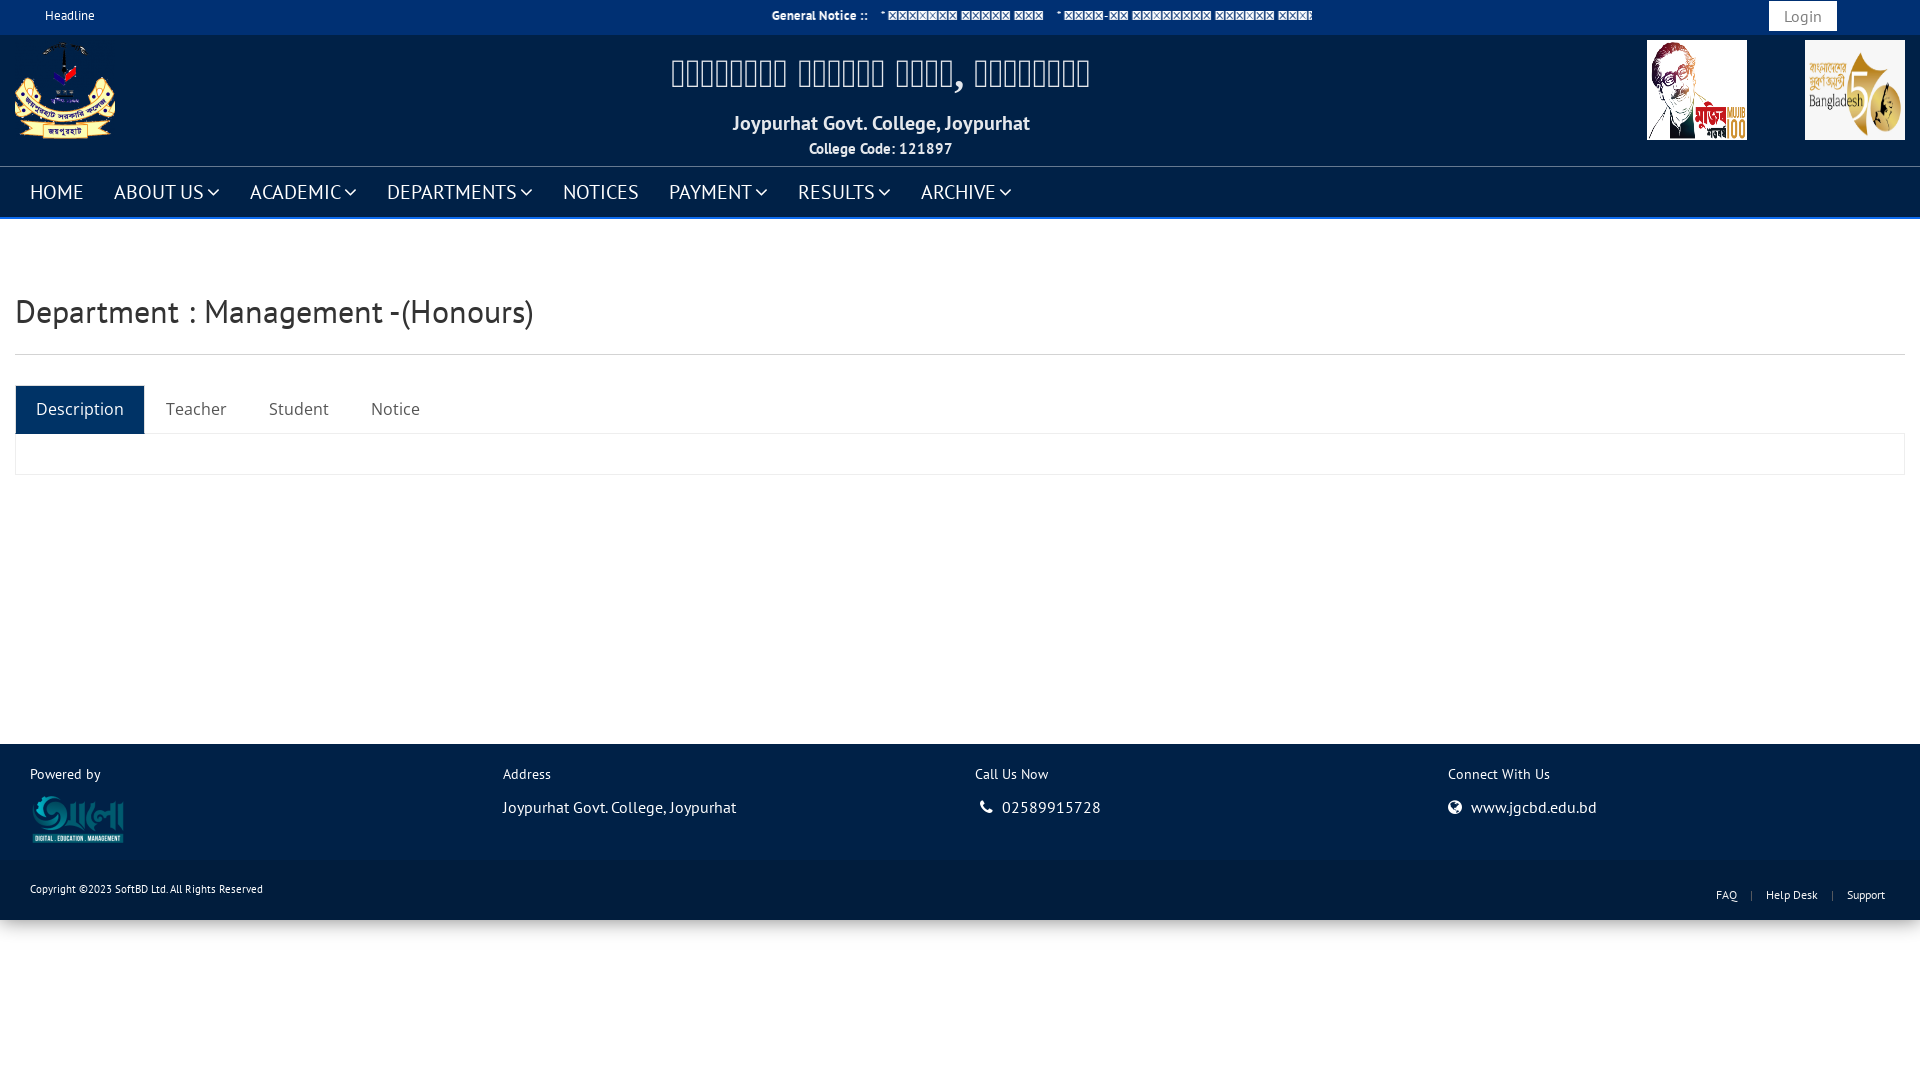 This screenshot has height=1080, width=1920. Describe the element at coordinates (979, 805) in the screenshot. I see `'02589915728'` at that location.